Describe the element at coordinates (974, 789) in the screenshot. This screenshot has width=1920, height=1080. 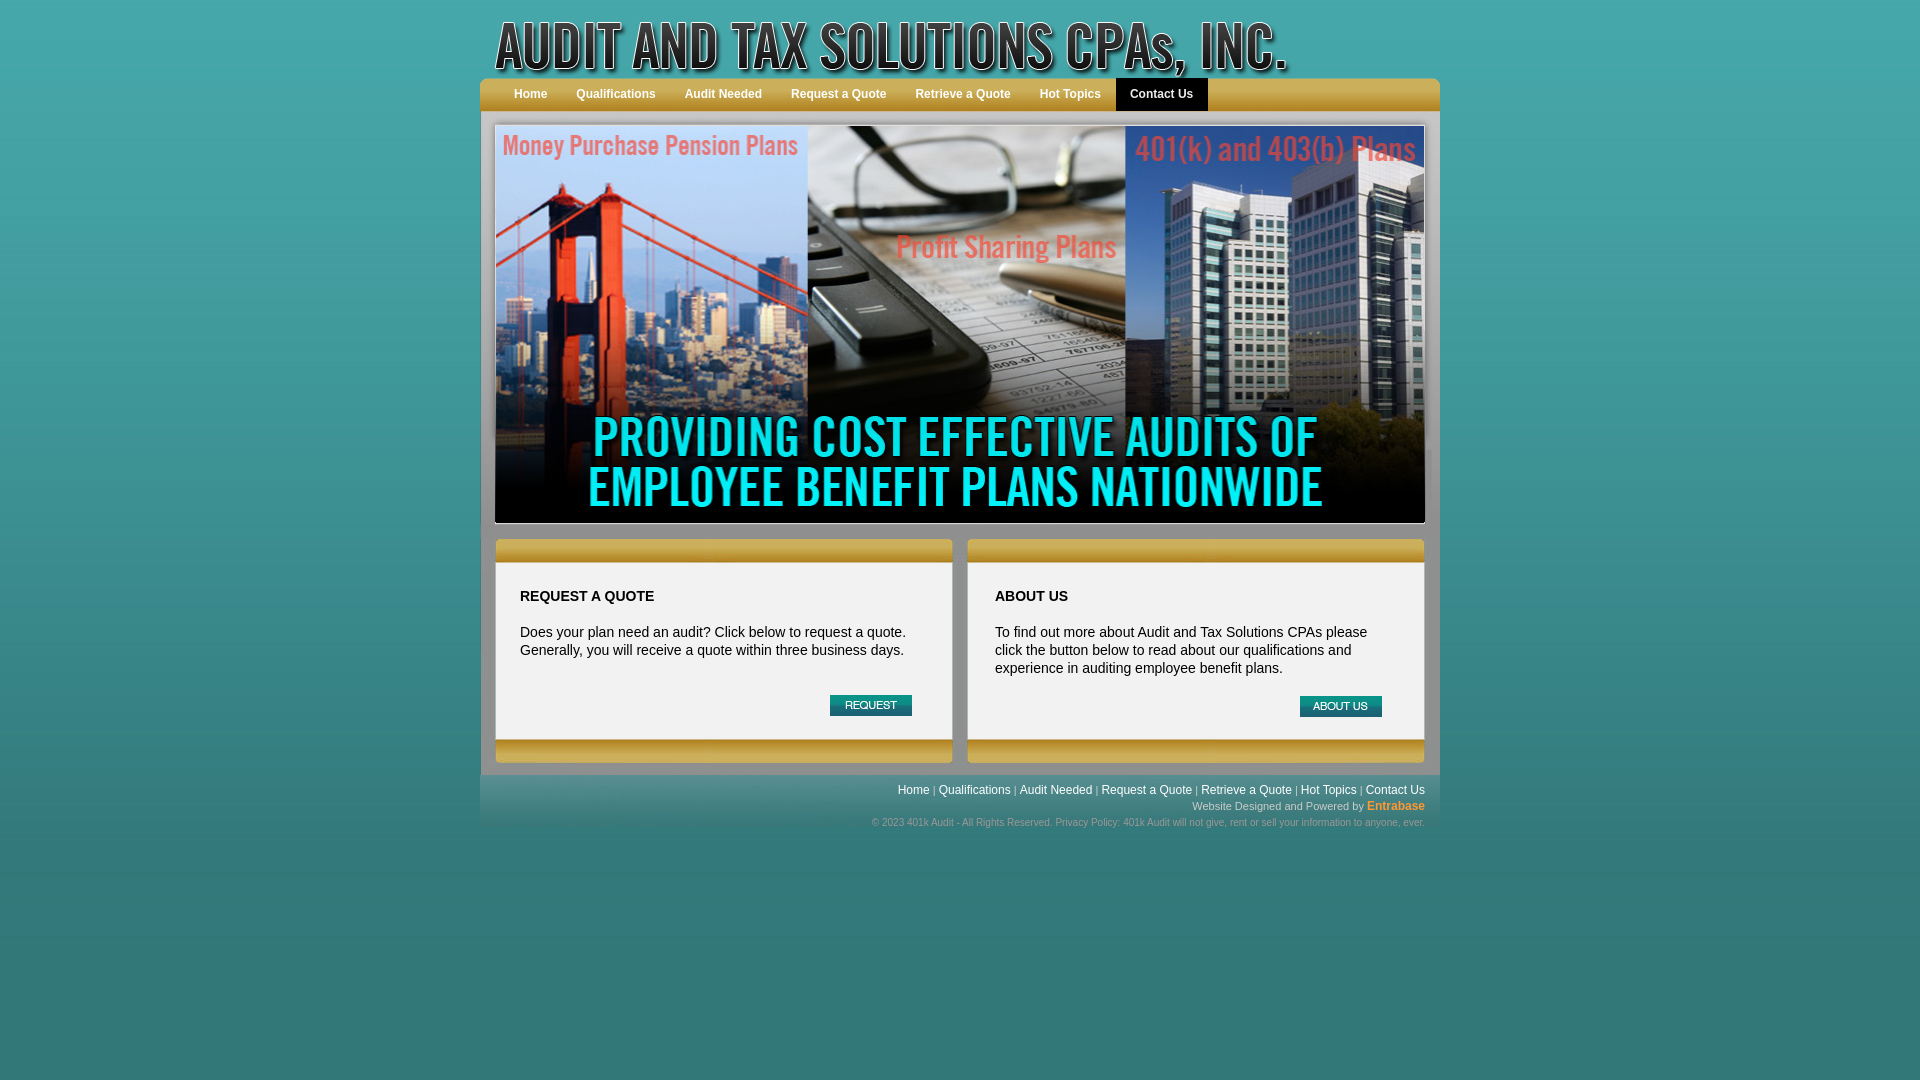
I see `'Qualifications'` at that location.